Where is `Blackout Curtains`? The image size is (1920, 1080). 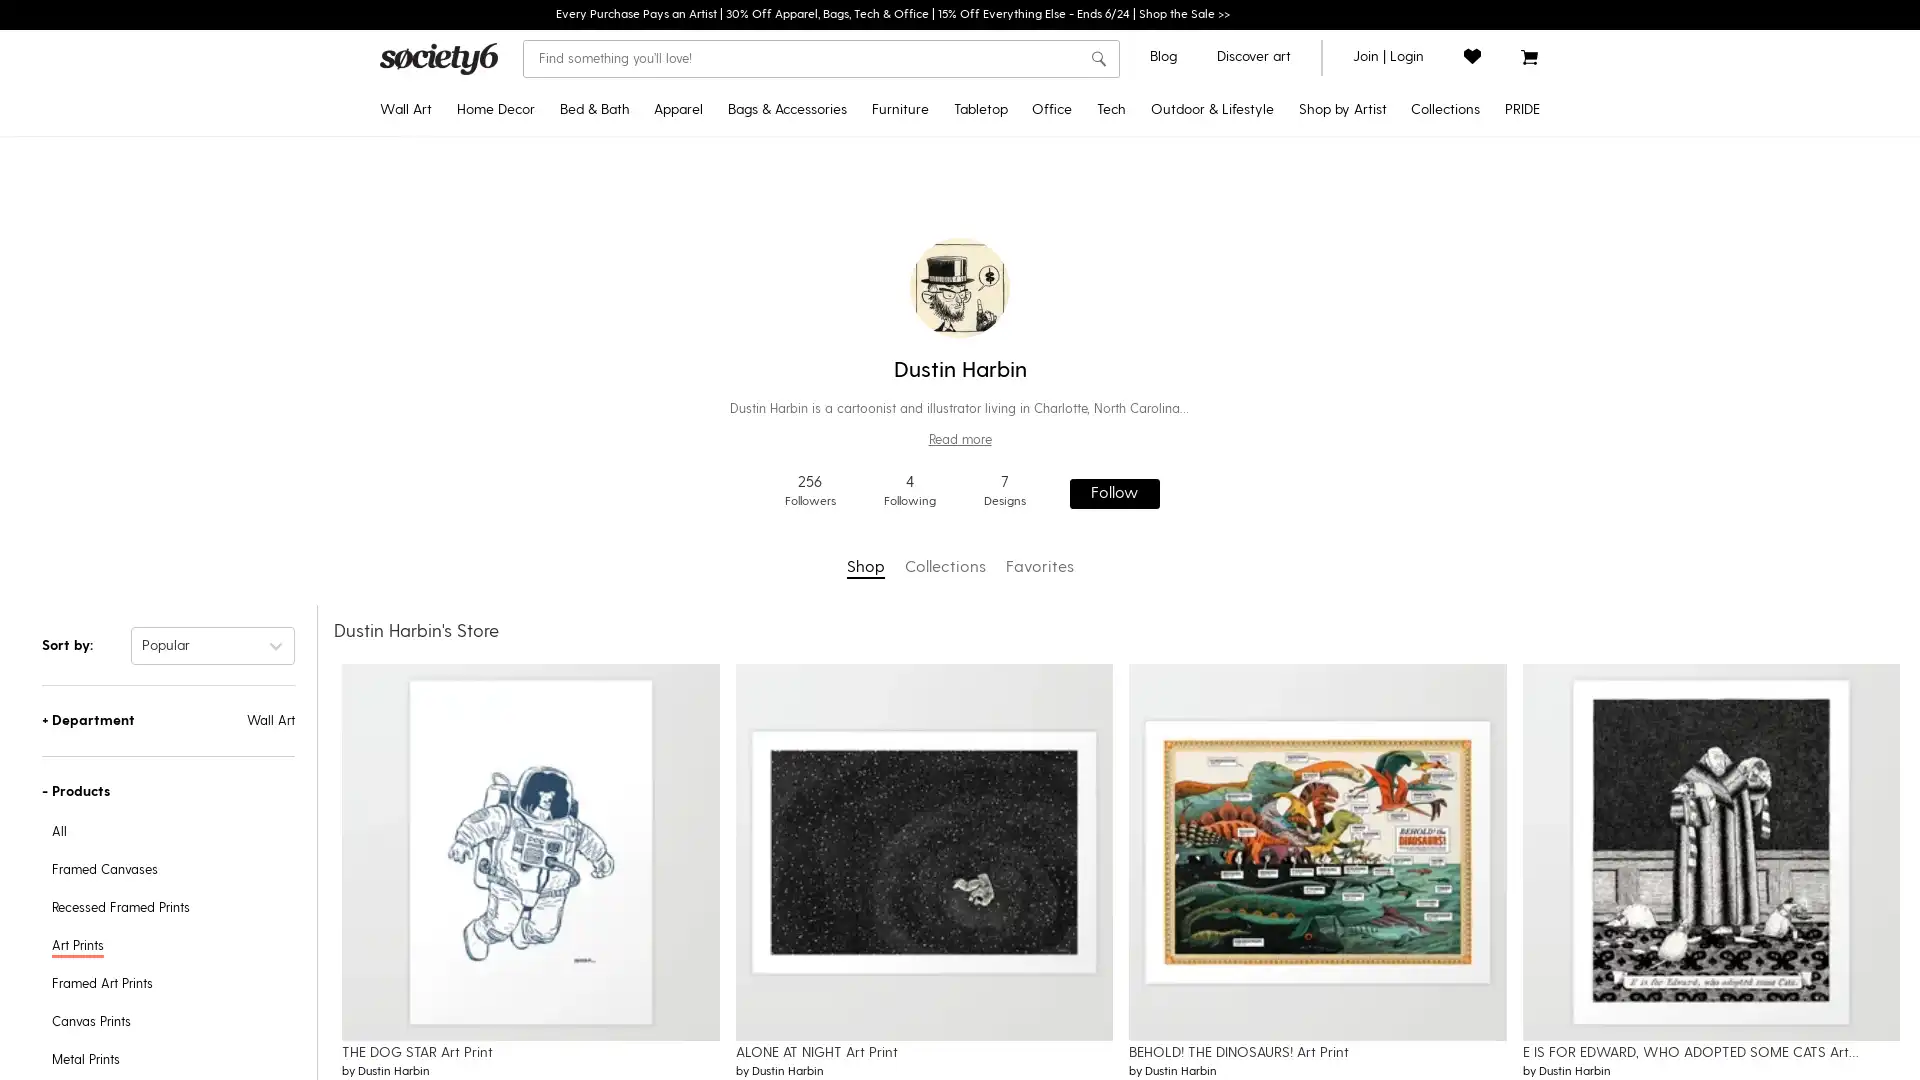
Blackout Curtains is located at coordinates (533, 320).